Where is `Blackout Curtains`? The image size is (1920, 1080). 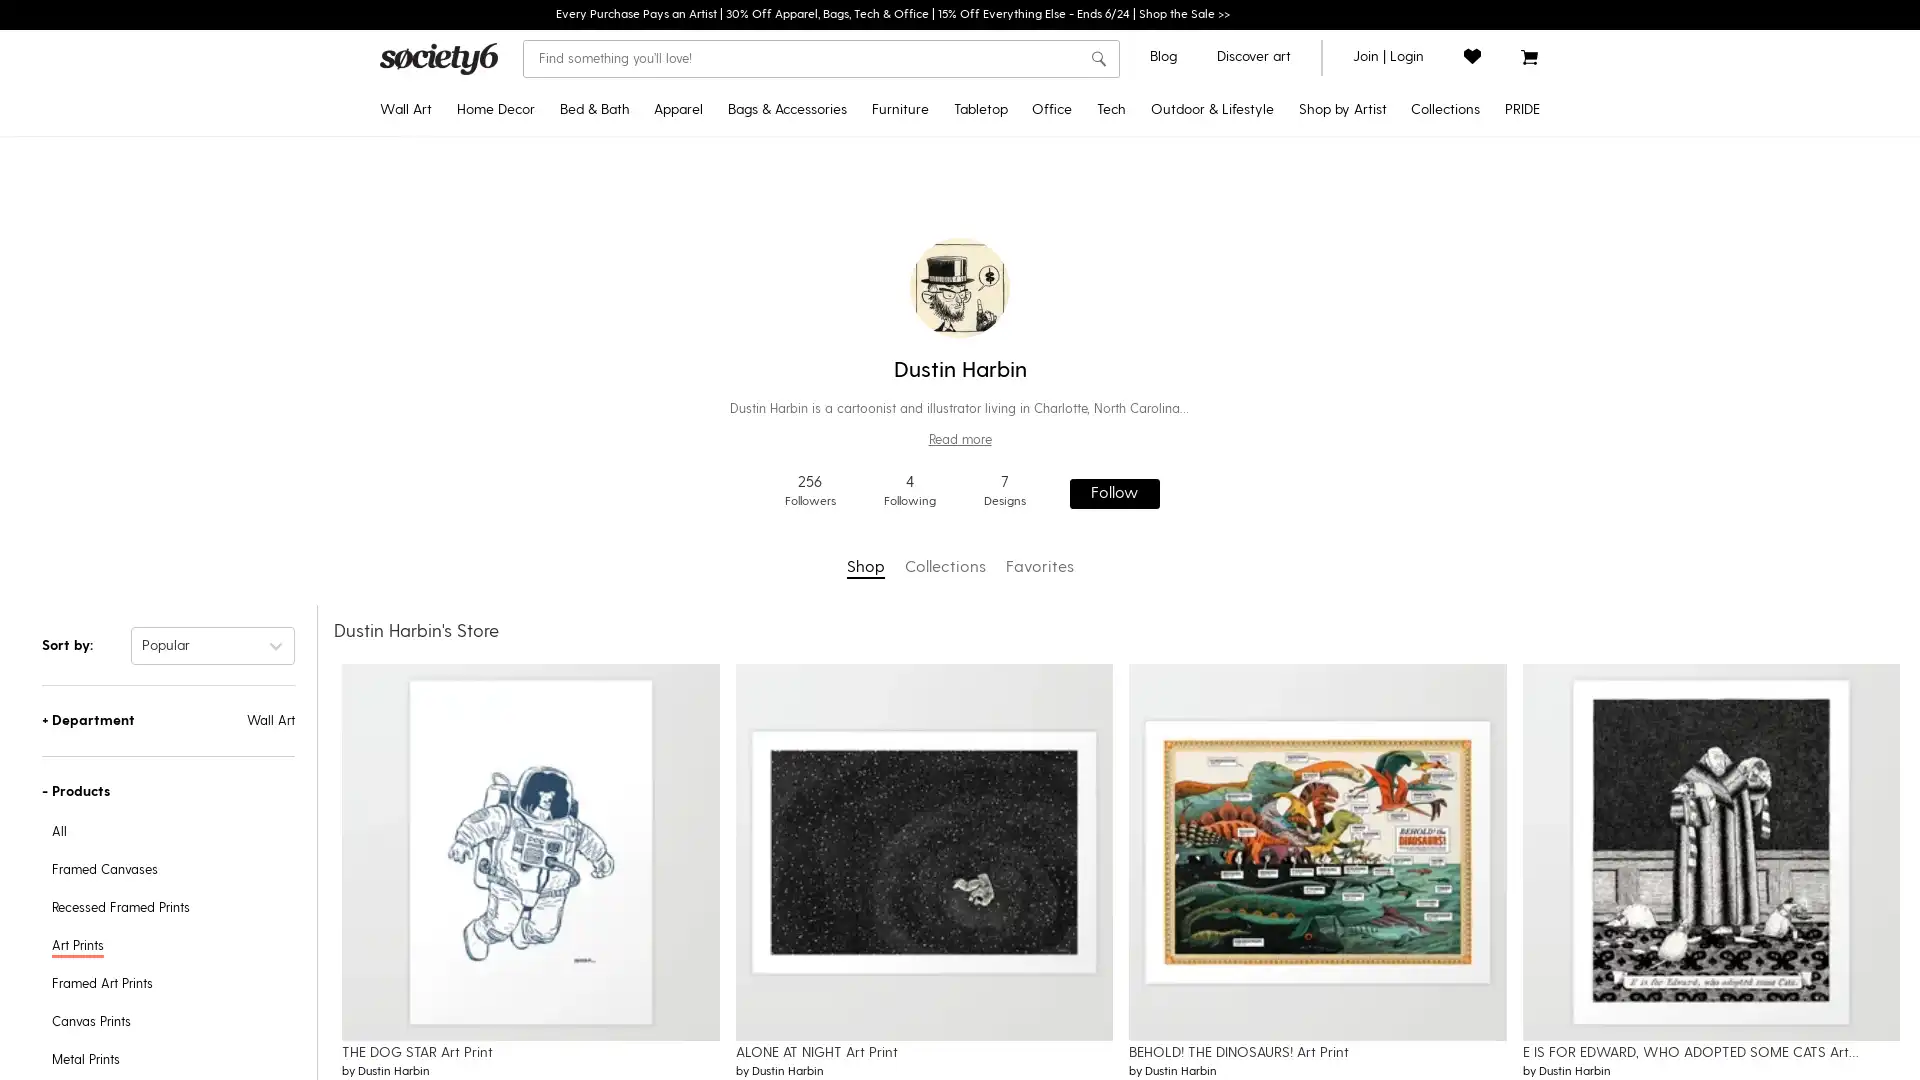
Blackout Curtains is located at coordinates (533, 320).